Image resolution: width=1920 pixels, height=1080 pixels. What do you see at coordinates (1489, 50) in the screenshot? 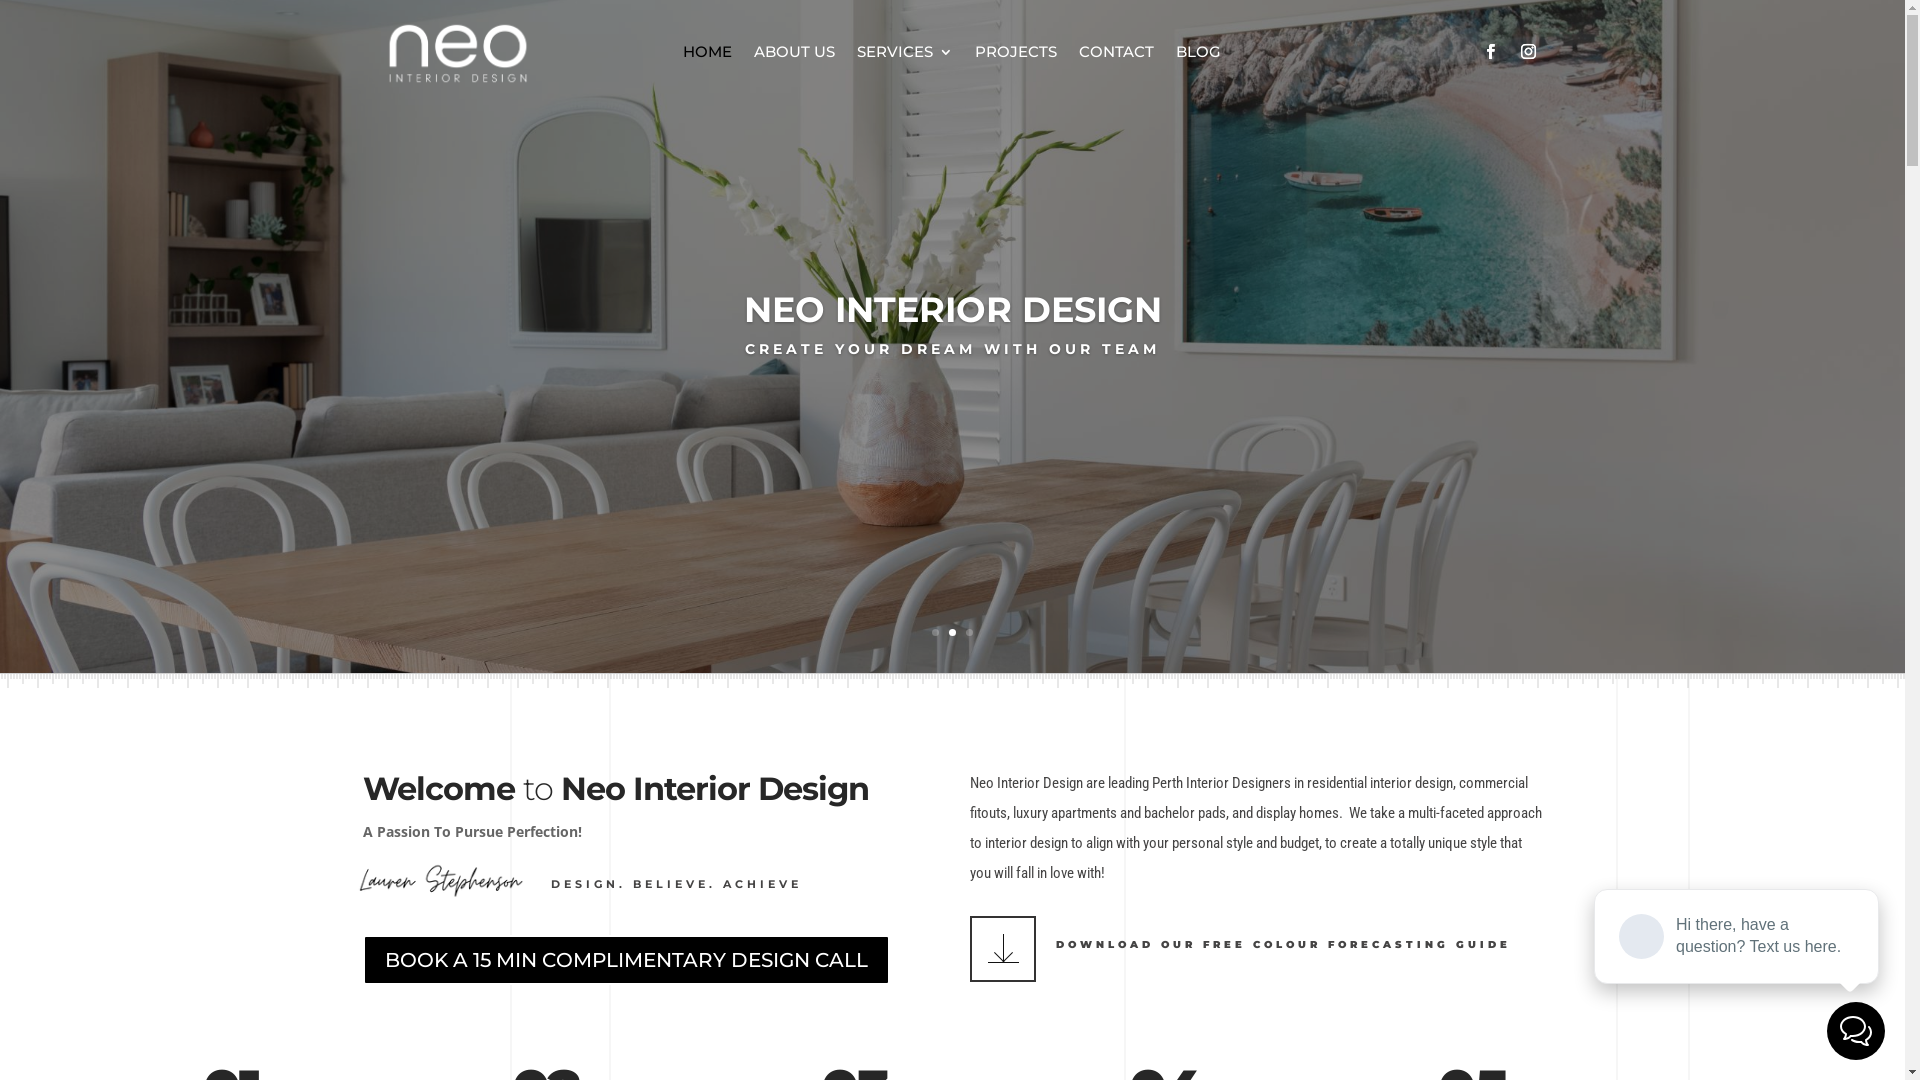
I see `'Follow on Facebook'` at bounding box center [1489, 50].